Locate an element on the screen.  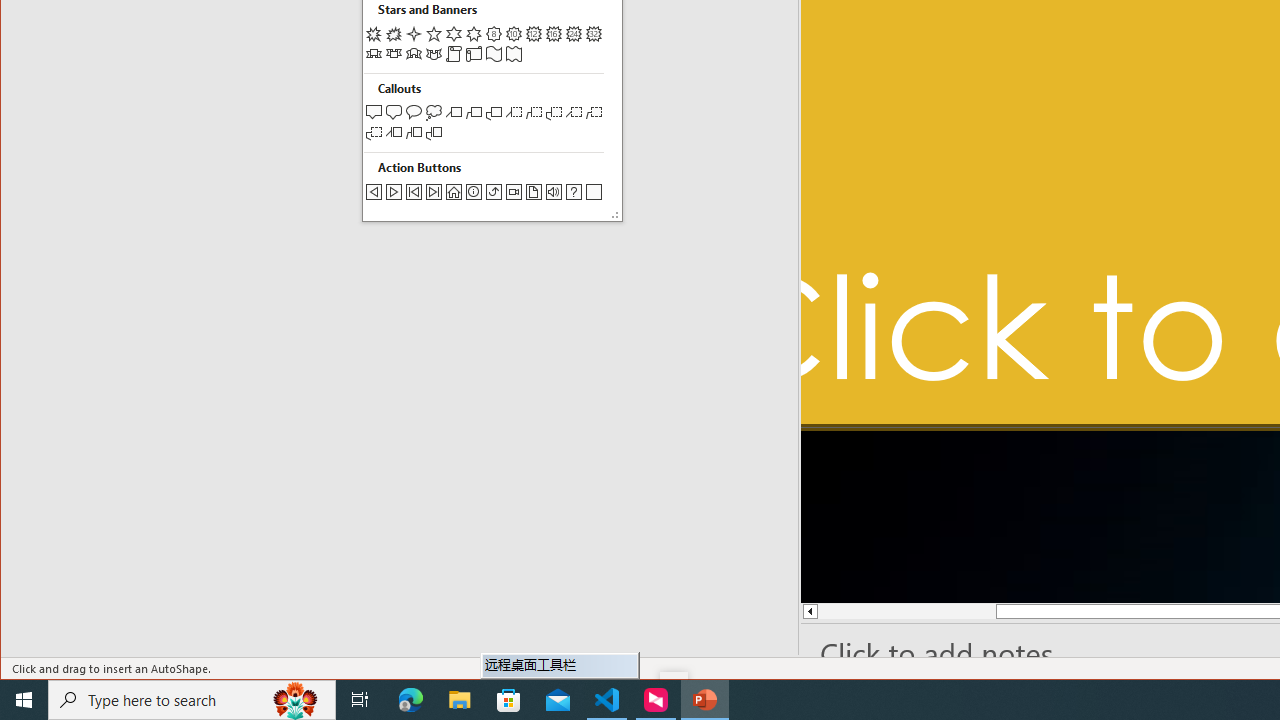
'Search highlights icon opens search home window' is located at coordinates (294, 698).